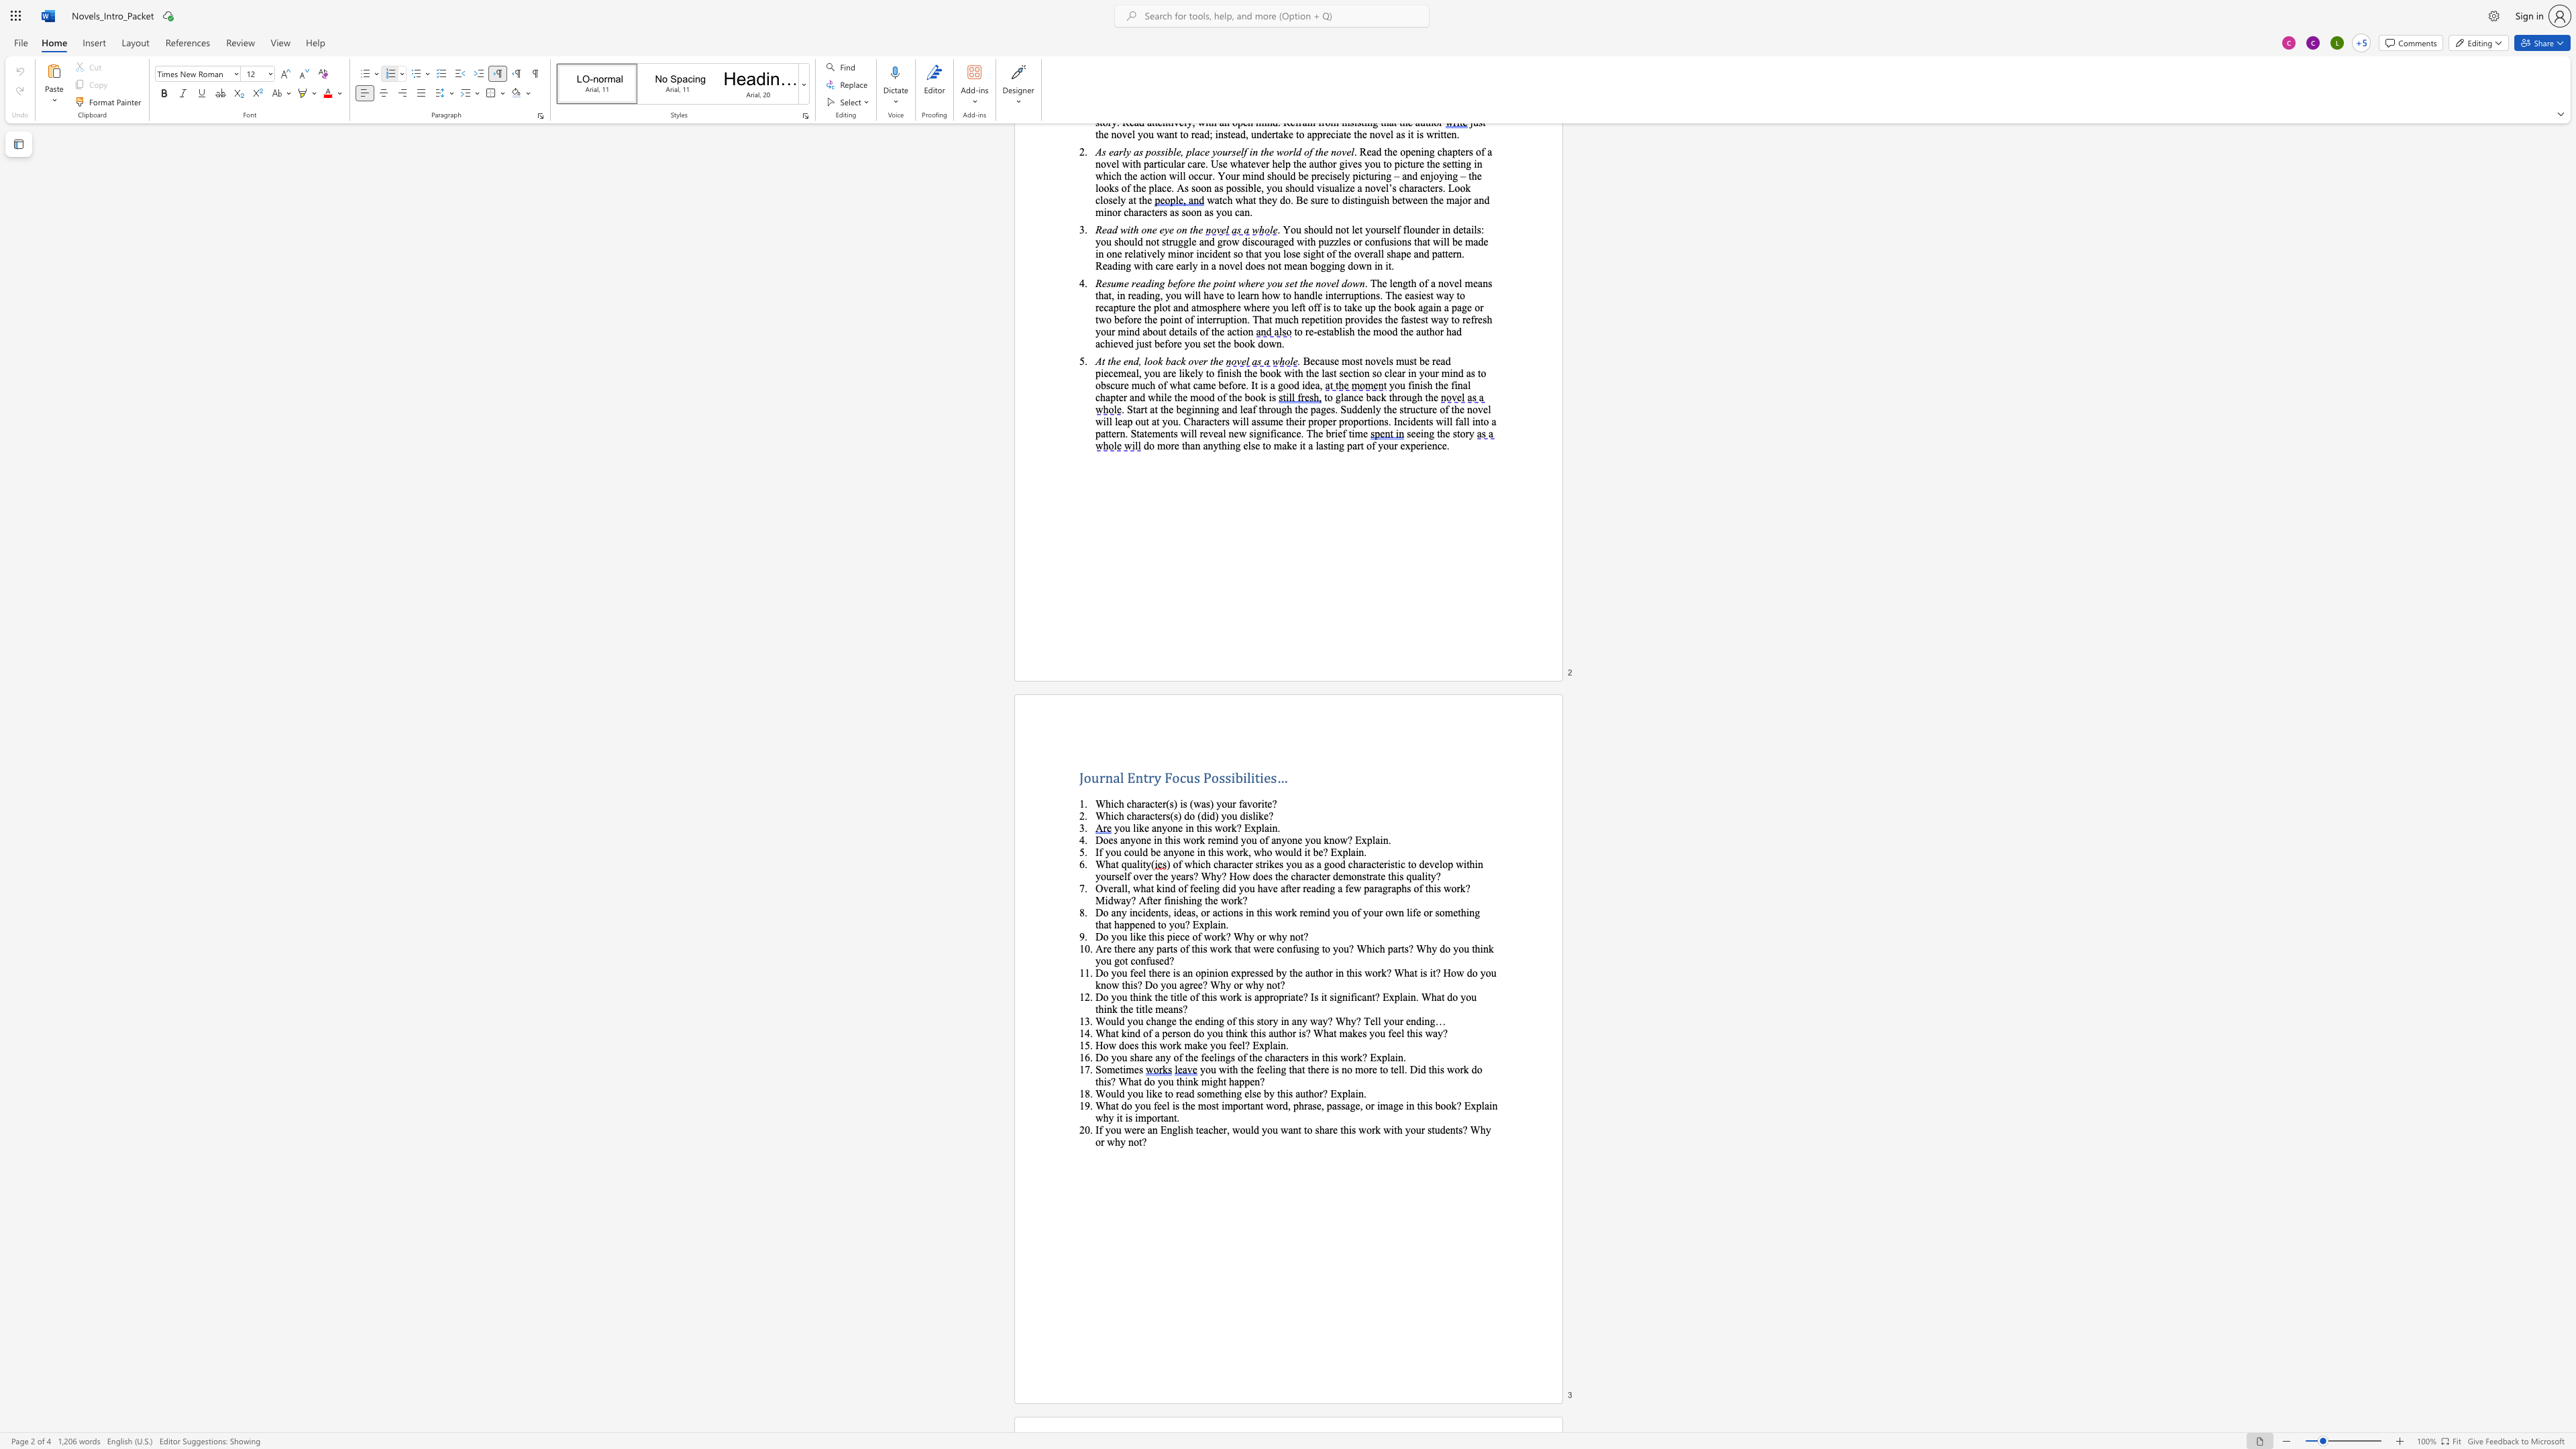 This screenshot has height=1449, width=2576. What do you see at coordinates (1249, 804) in the screenshot?
I see `the 1th character "v" in the text` at bounding box center [1249, 804].